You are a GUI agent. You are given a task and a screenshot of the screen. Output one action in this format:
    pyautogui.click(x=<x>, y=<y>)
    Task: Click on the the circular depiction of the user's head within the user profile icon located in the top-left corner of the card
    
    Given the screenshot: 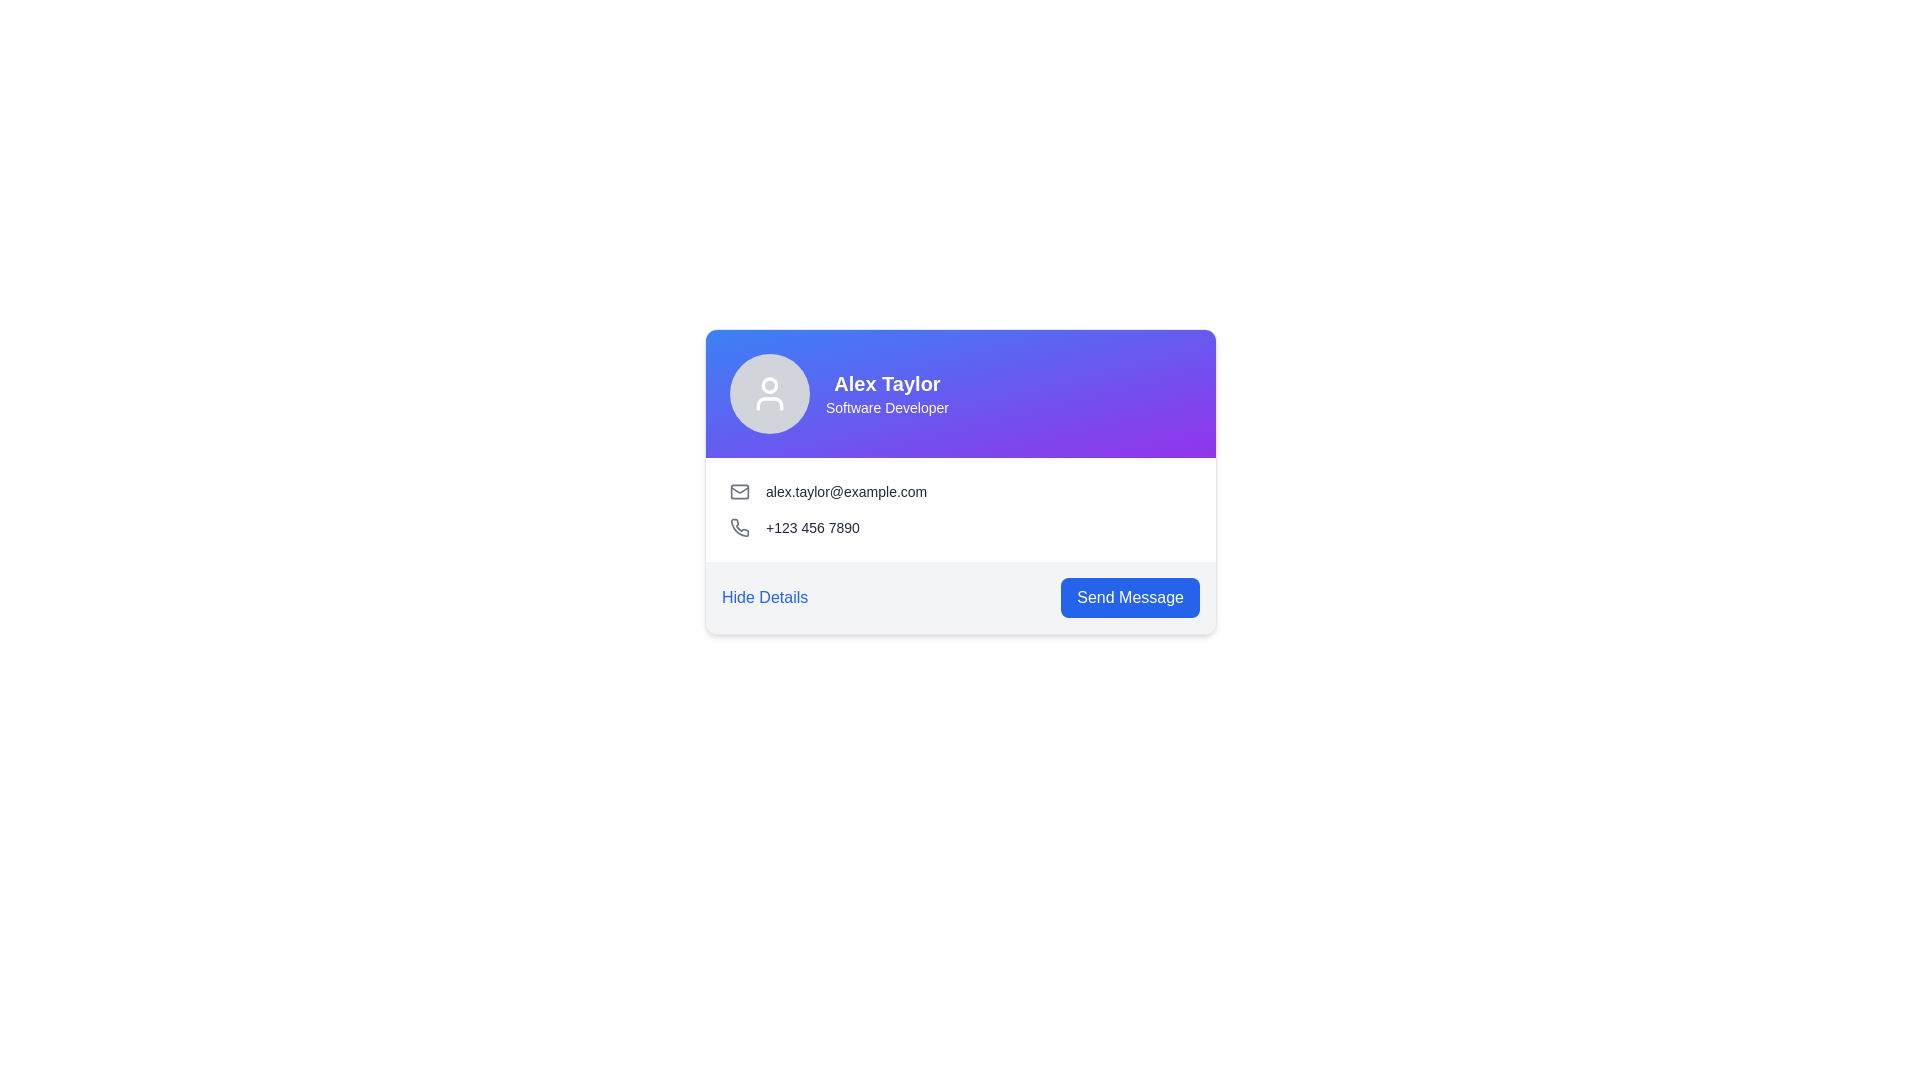 What is the action you would take?
    pyautogui.click(x=768, y=385)
    